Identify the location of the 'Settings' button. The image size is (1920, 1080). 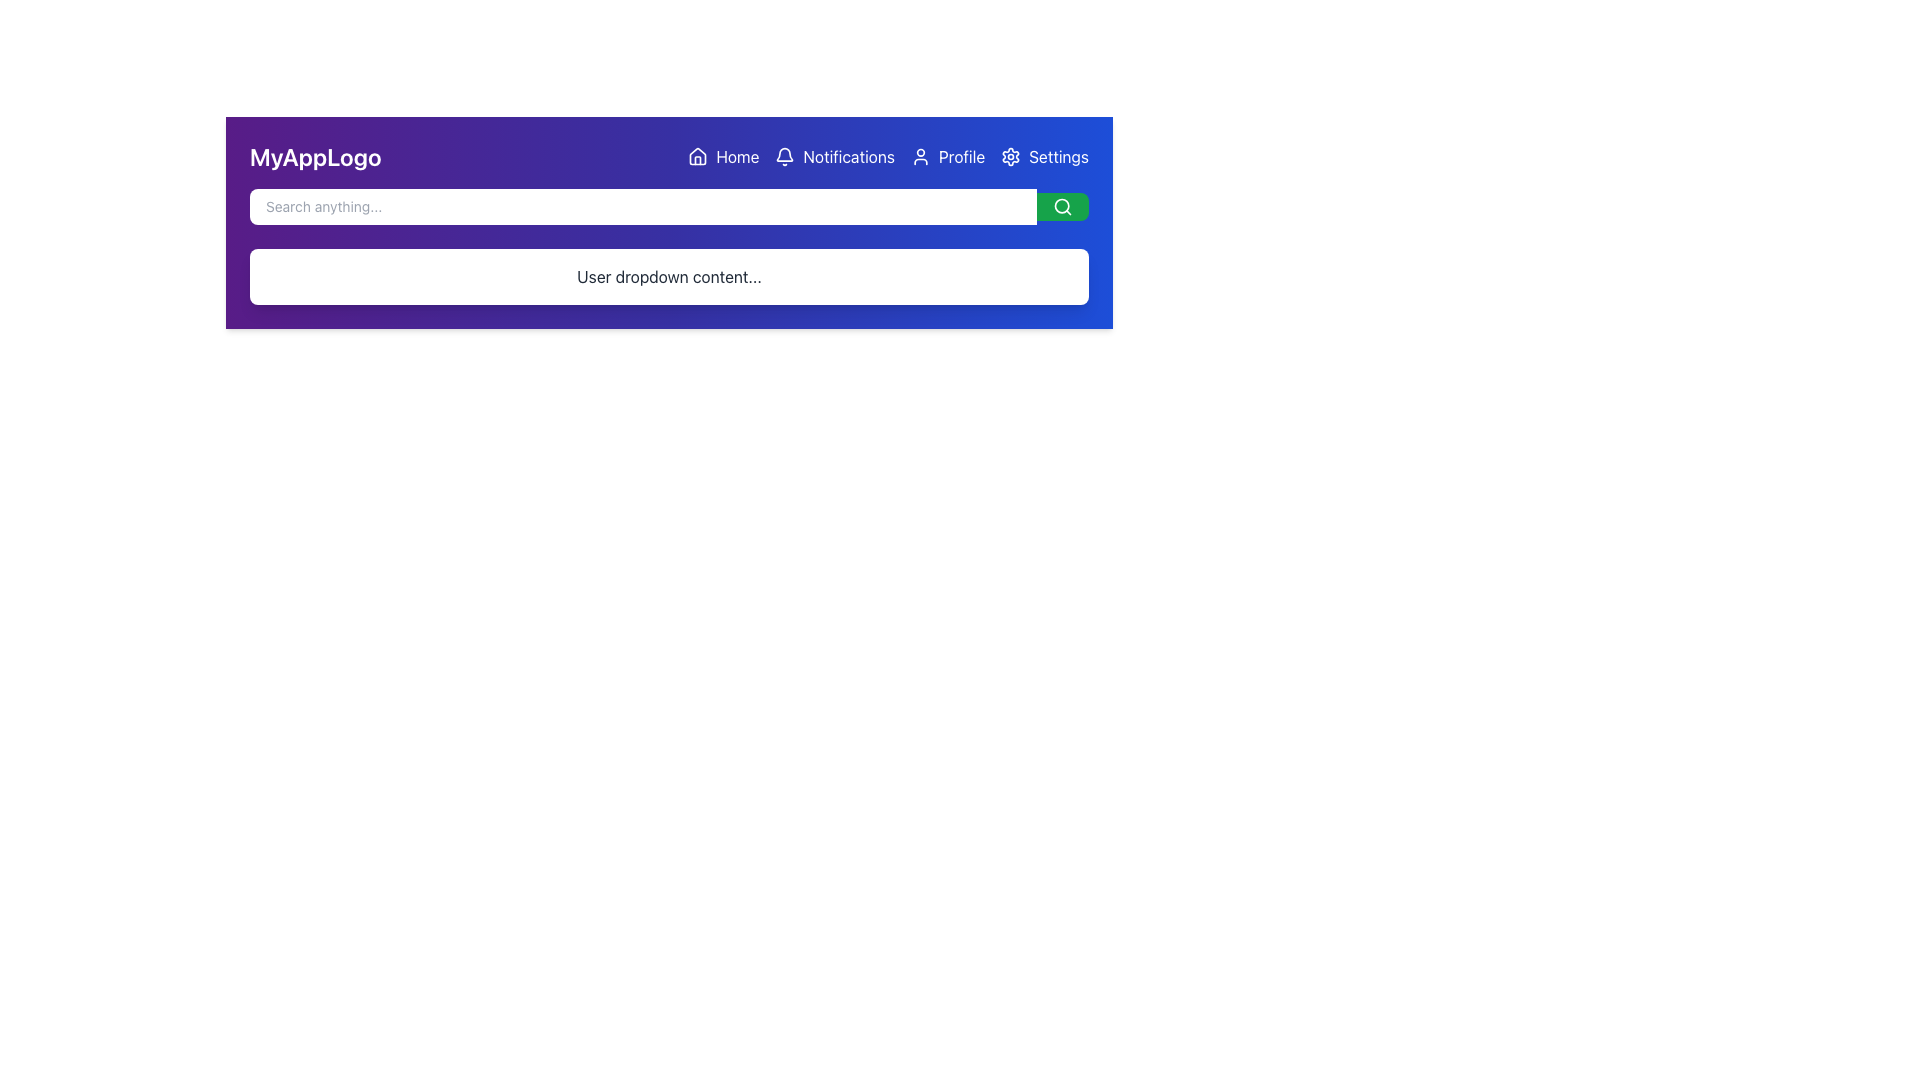
(1044, 156).